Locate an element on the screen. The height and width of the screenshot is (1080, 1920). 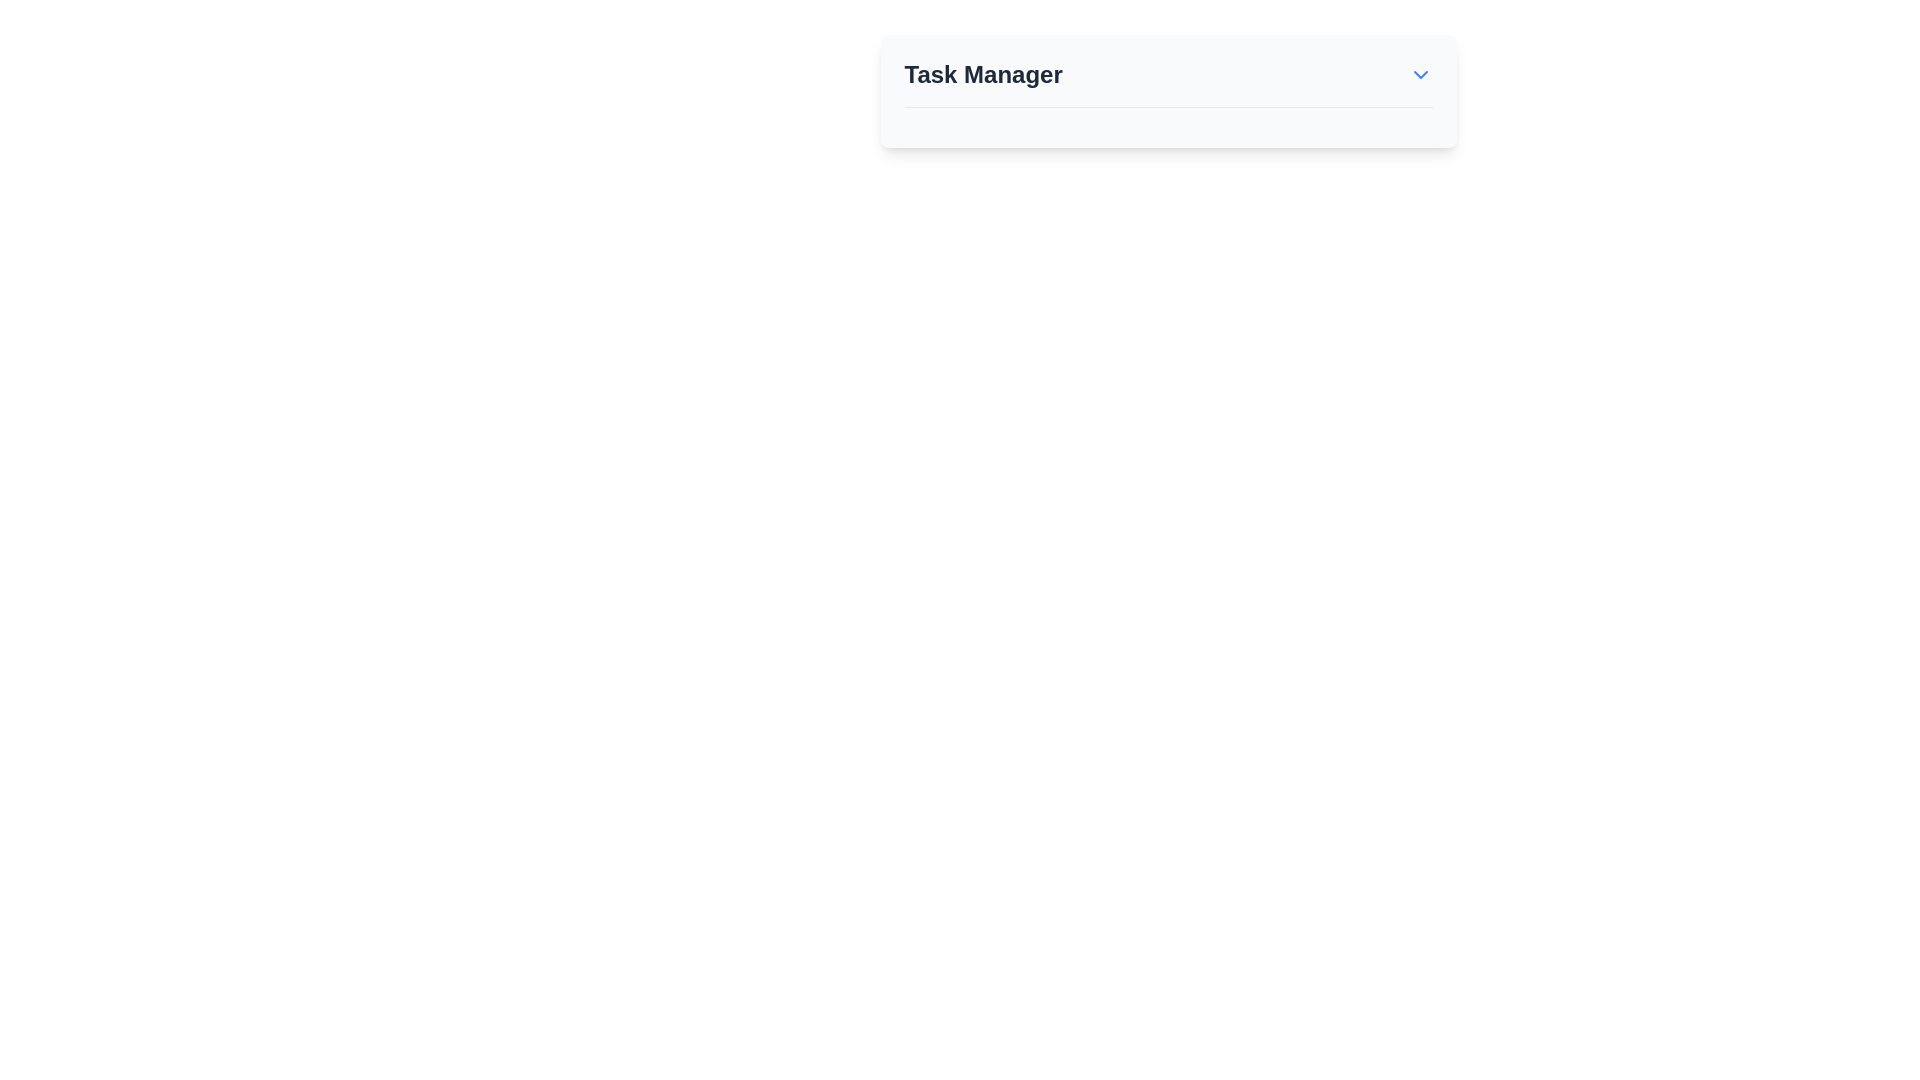
the dropdown menu toggle button located at the far right end of the title row in the Task Manager section for accessibility is located at coordinates (1419, 73).